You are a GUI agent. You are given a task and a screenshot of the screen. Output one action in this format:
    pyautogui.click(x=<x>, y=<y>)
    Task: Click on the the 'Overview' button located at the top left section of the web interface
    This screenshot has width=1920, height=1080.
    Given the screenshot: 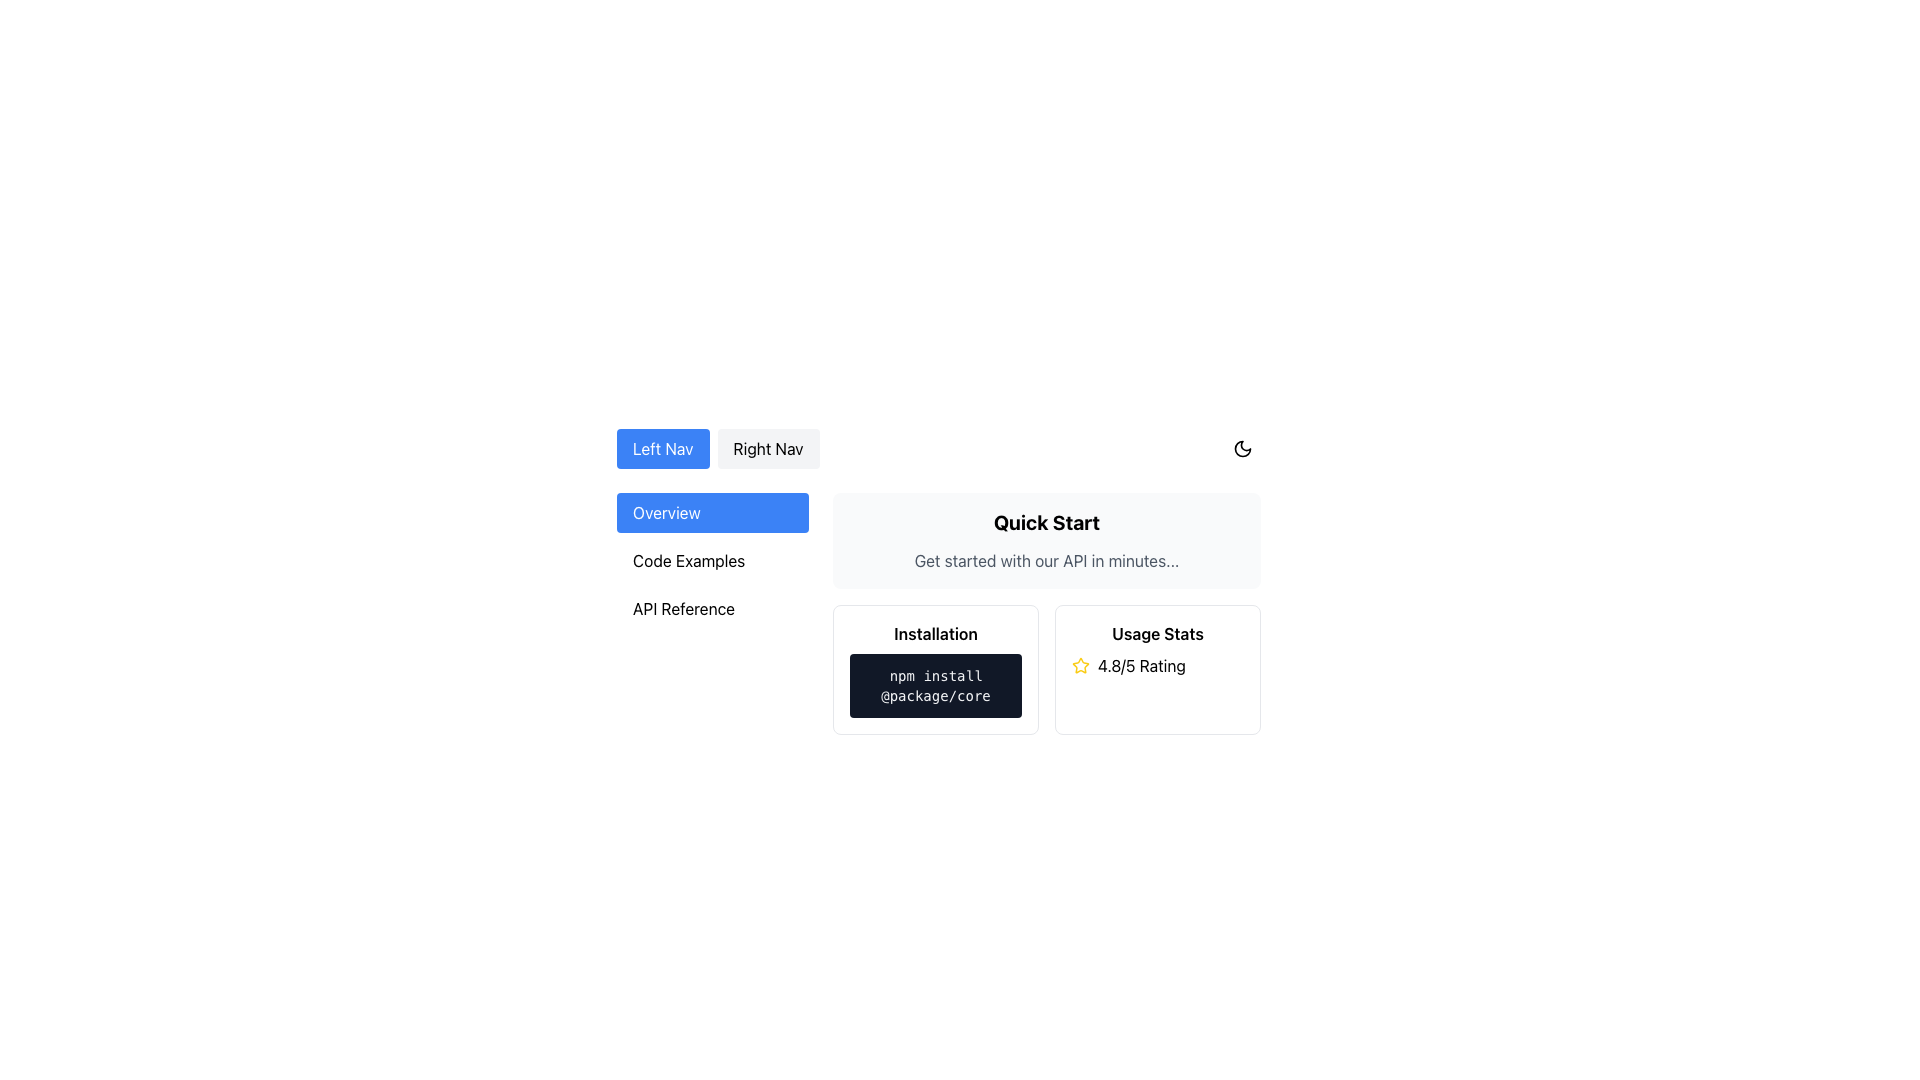 What is the action you would take?
    pyautogui.click(x=713, y=512)
    